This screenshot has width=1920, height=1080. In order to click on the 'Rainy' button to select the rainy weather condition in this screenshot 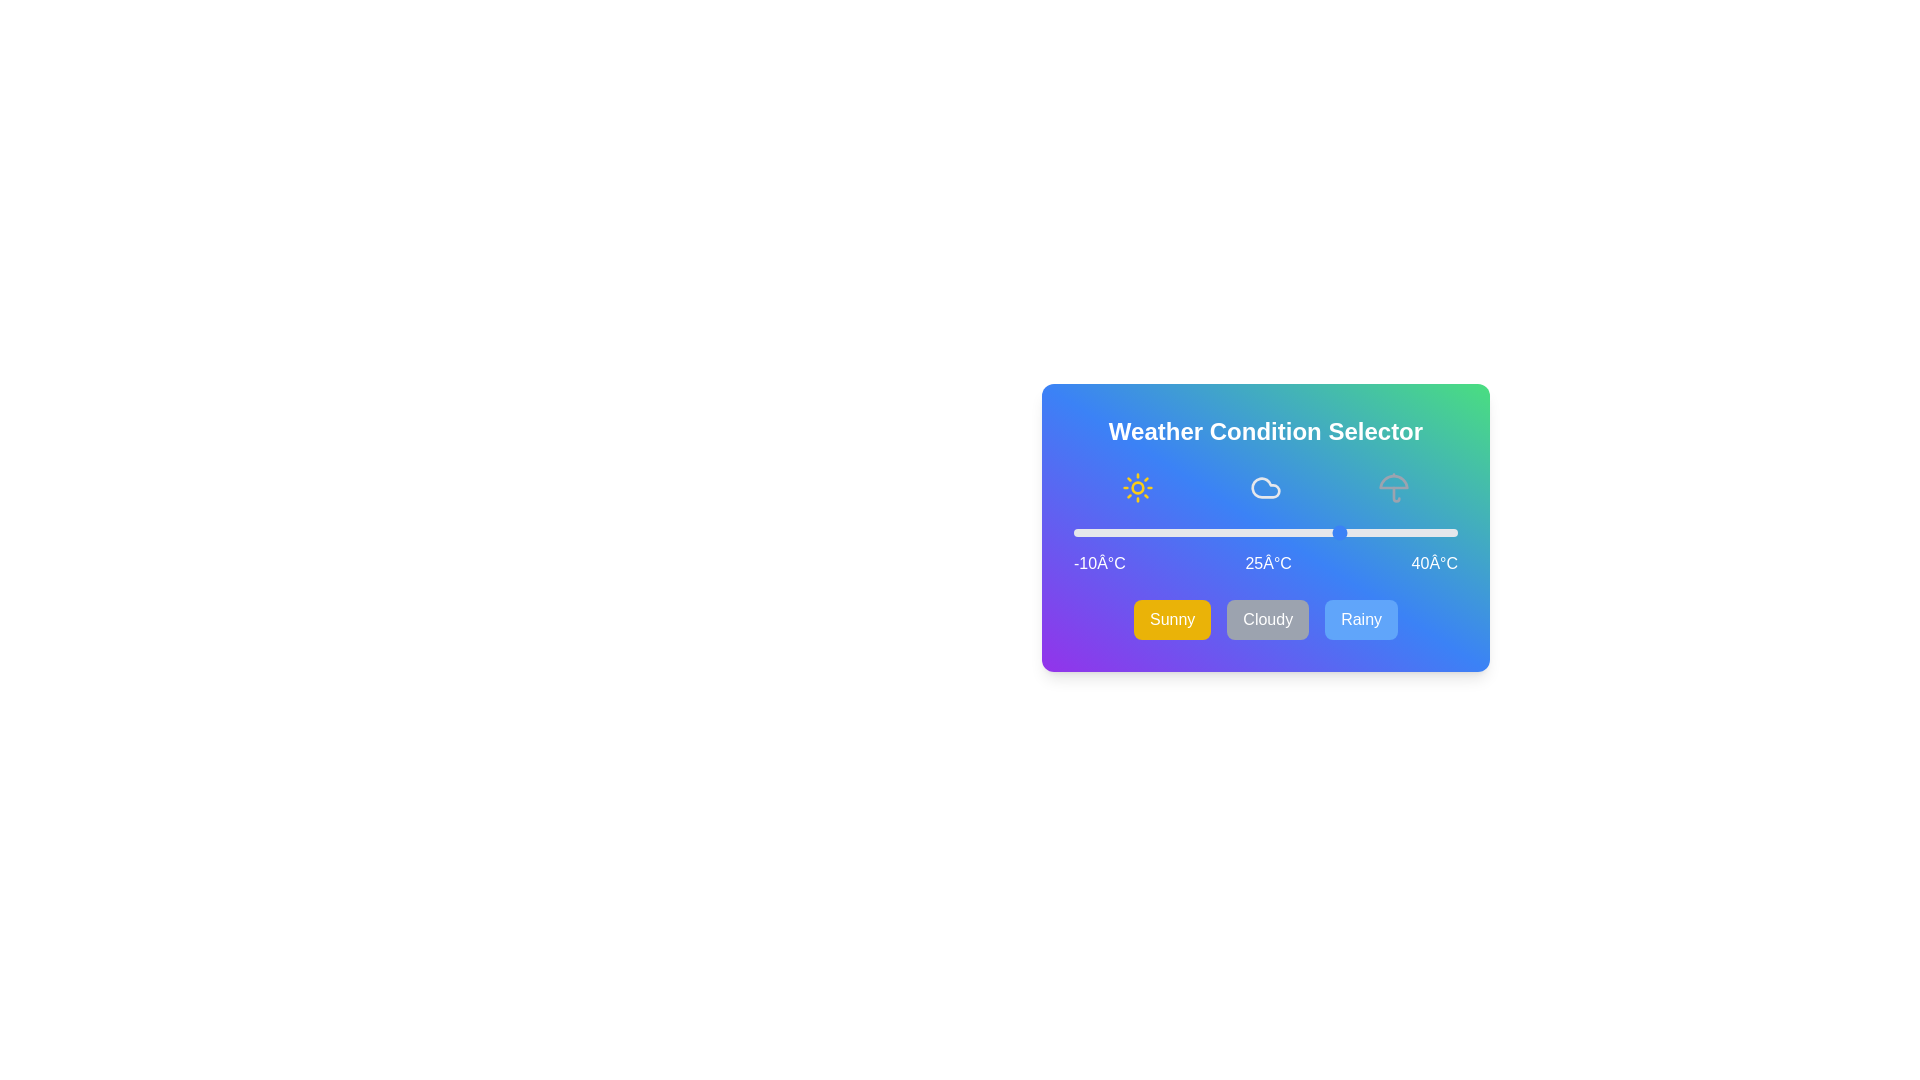, I will do `click(1360, 619)`.